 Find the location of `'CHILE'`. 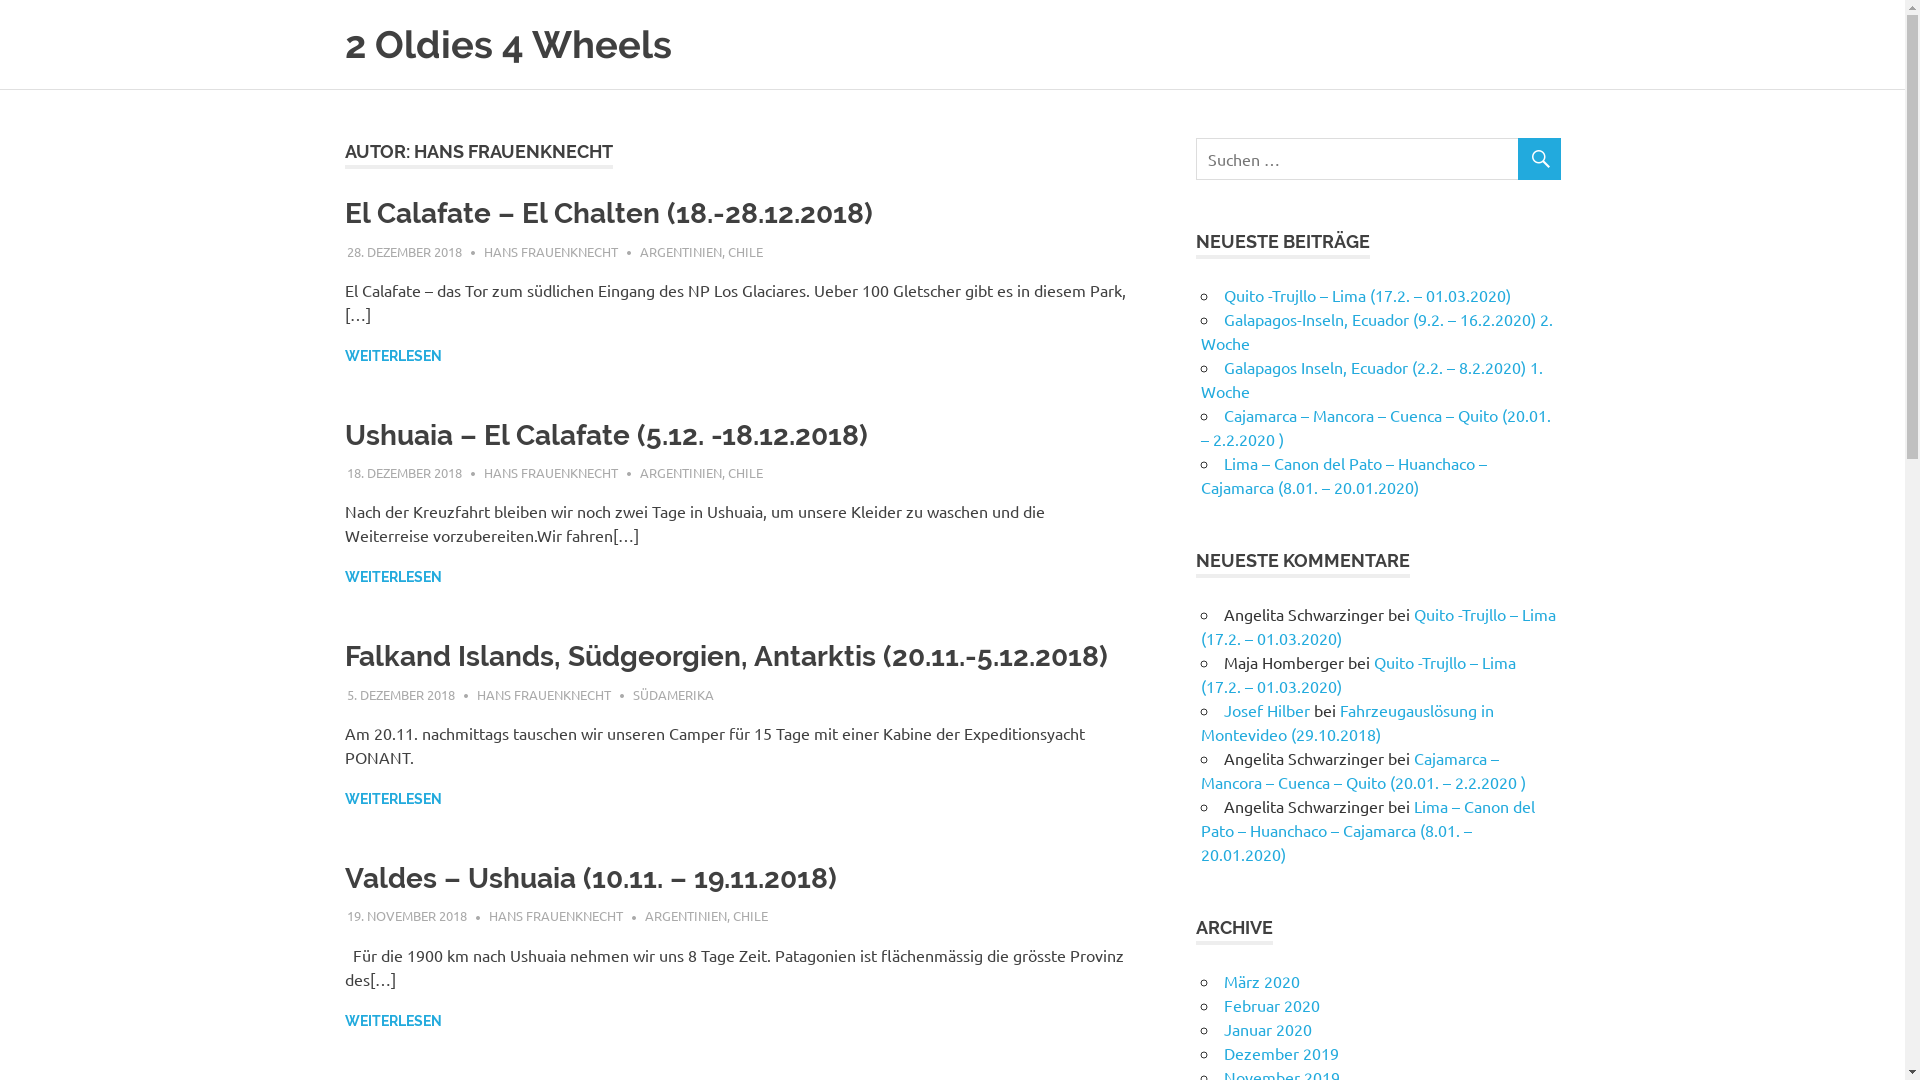

'CHILE' is located at coordinates (749, 915).